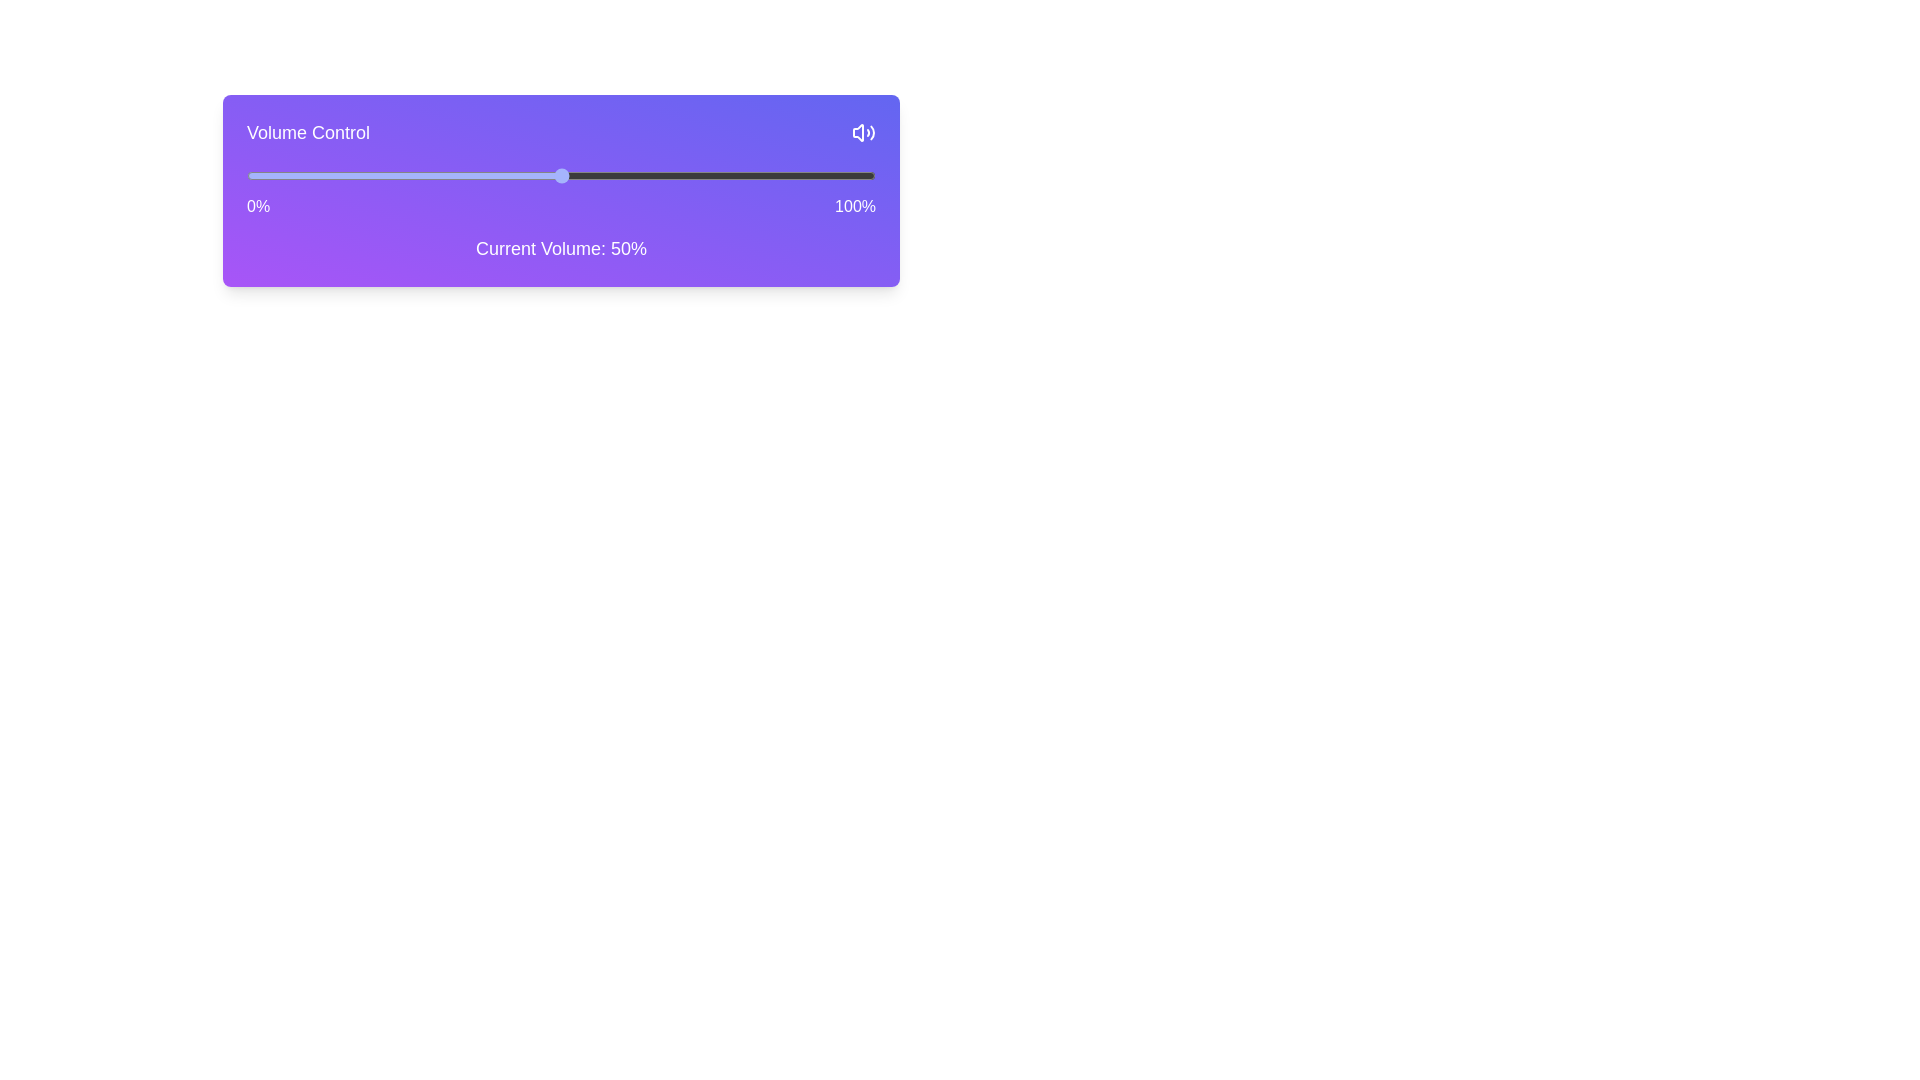 This screenshot has width=1920, height=1080. What do you see at coordinates (560, 191) in the screenshot?
I see `labels on the Volume control panel to understand the volume range from 0% to 100%` at bounding box center [560, 191].